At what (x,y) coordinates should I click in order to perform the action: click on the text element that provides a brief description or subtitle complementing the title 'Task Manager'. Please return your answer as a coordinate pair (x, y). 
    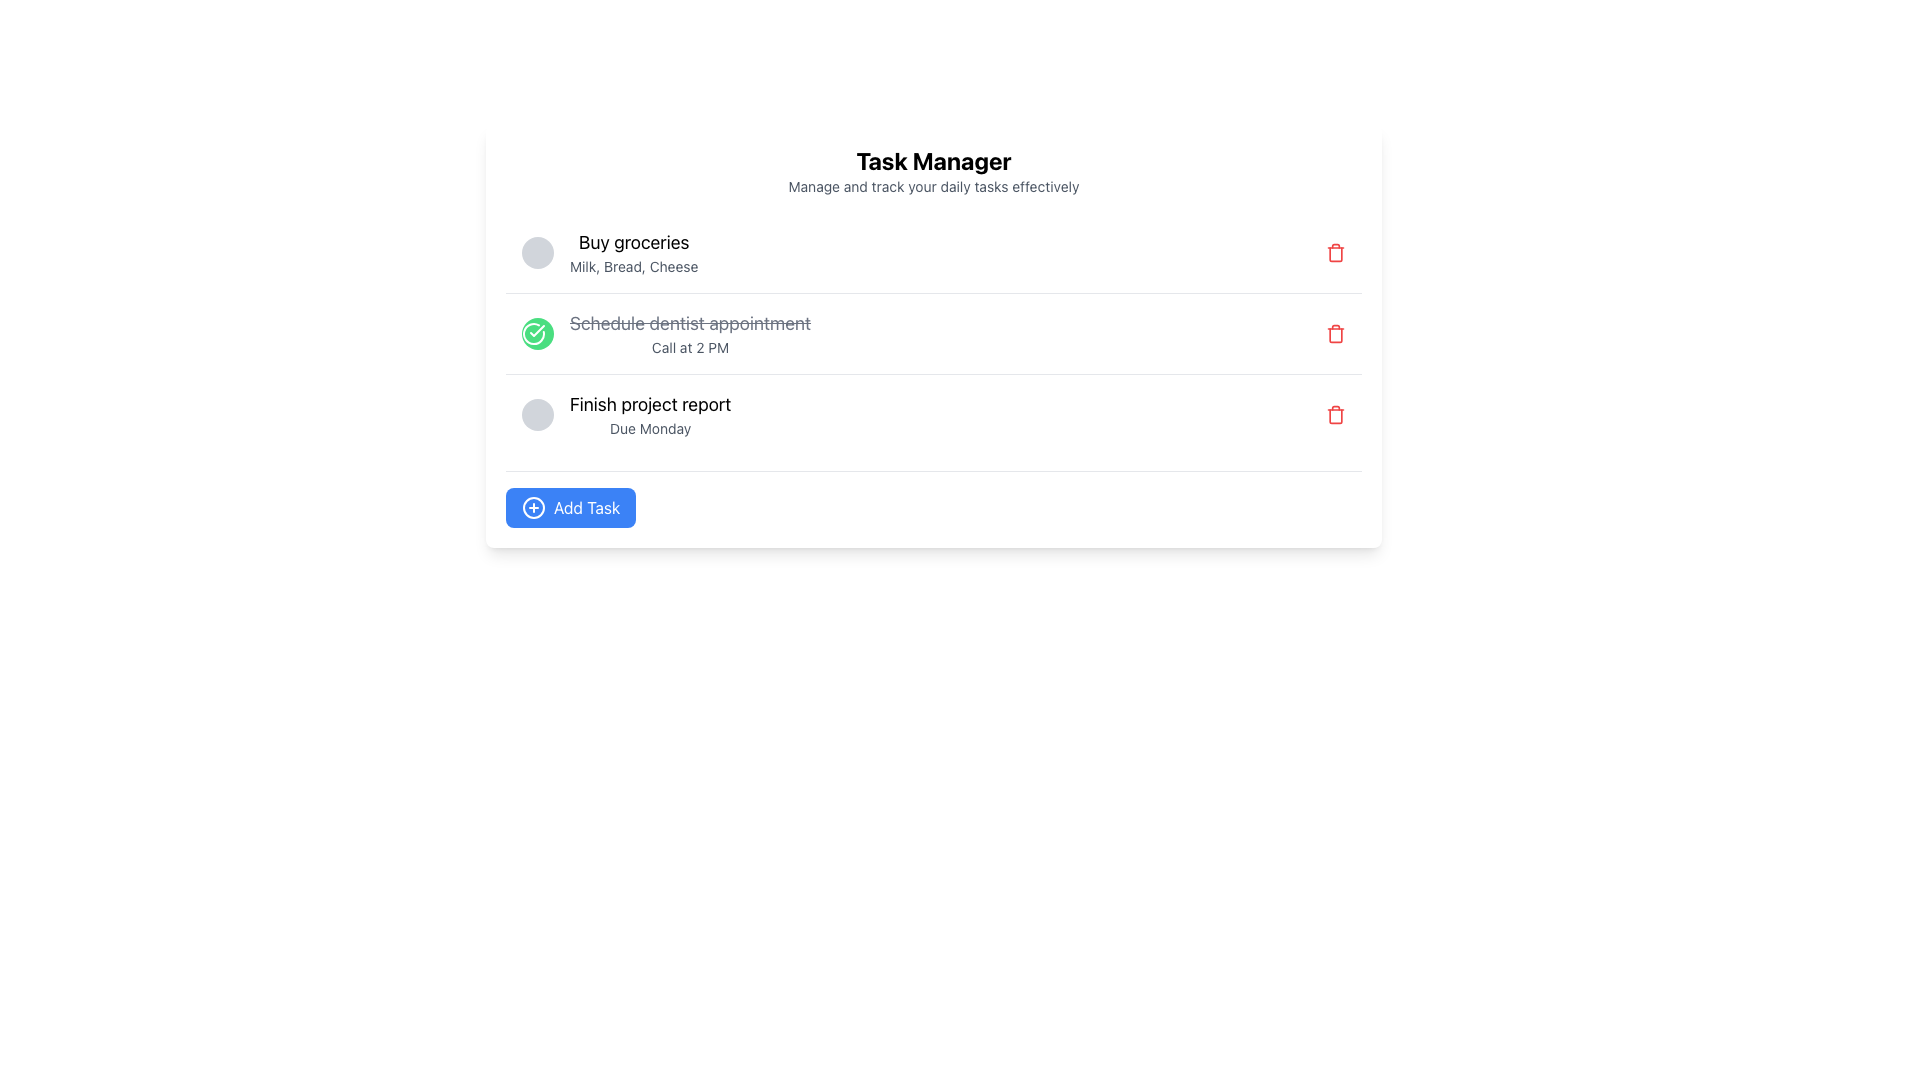
    Looking at the image, I should click on (933, 186).